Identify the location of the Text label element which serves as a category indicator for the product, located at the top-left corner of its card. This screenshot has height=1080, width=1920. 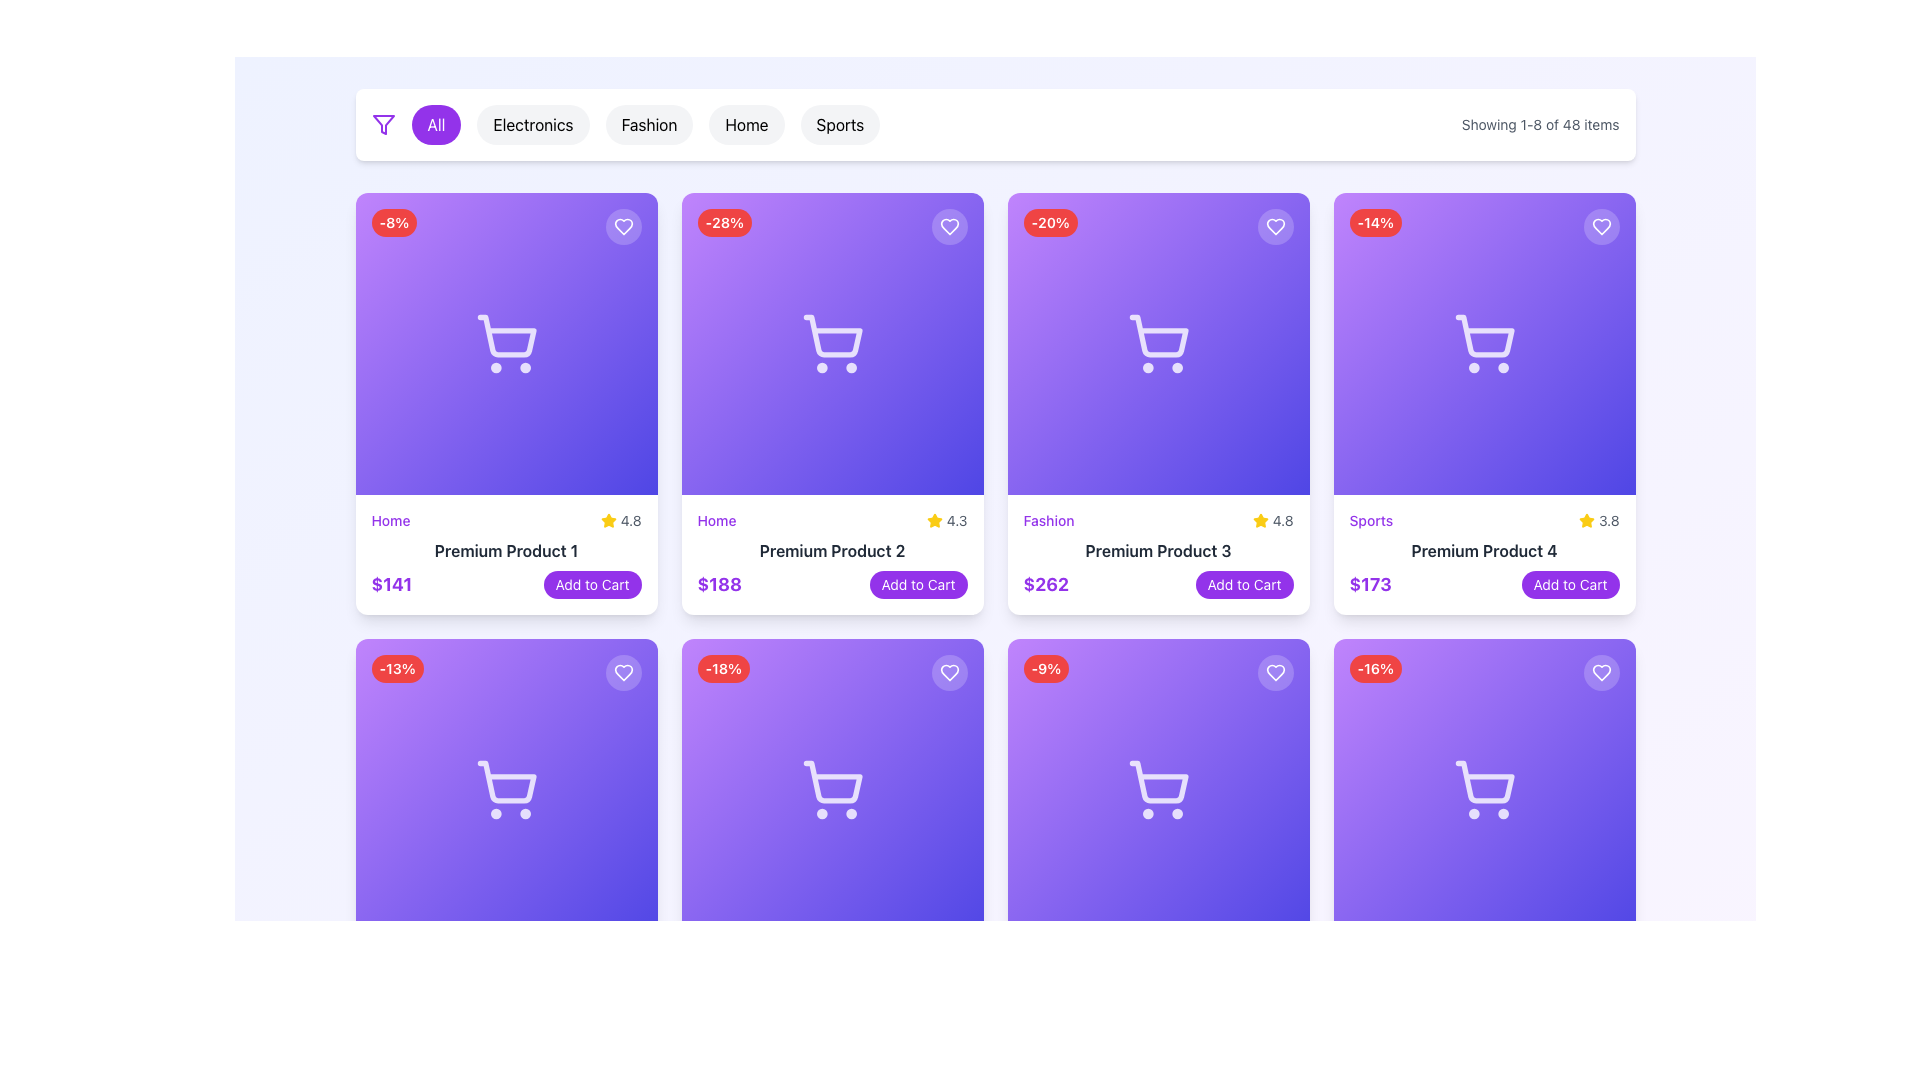
(716, 519).